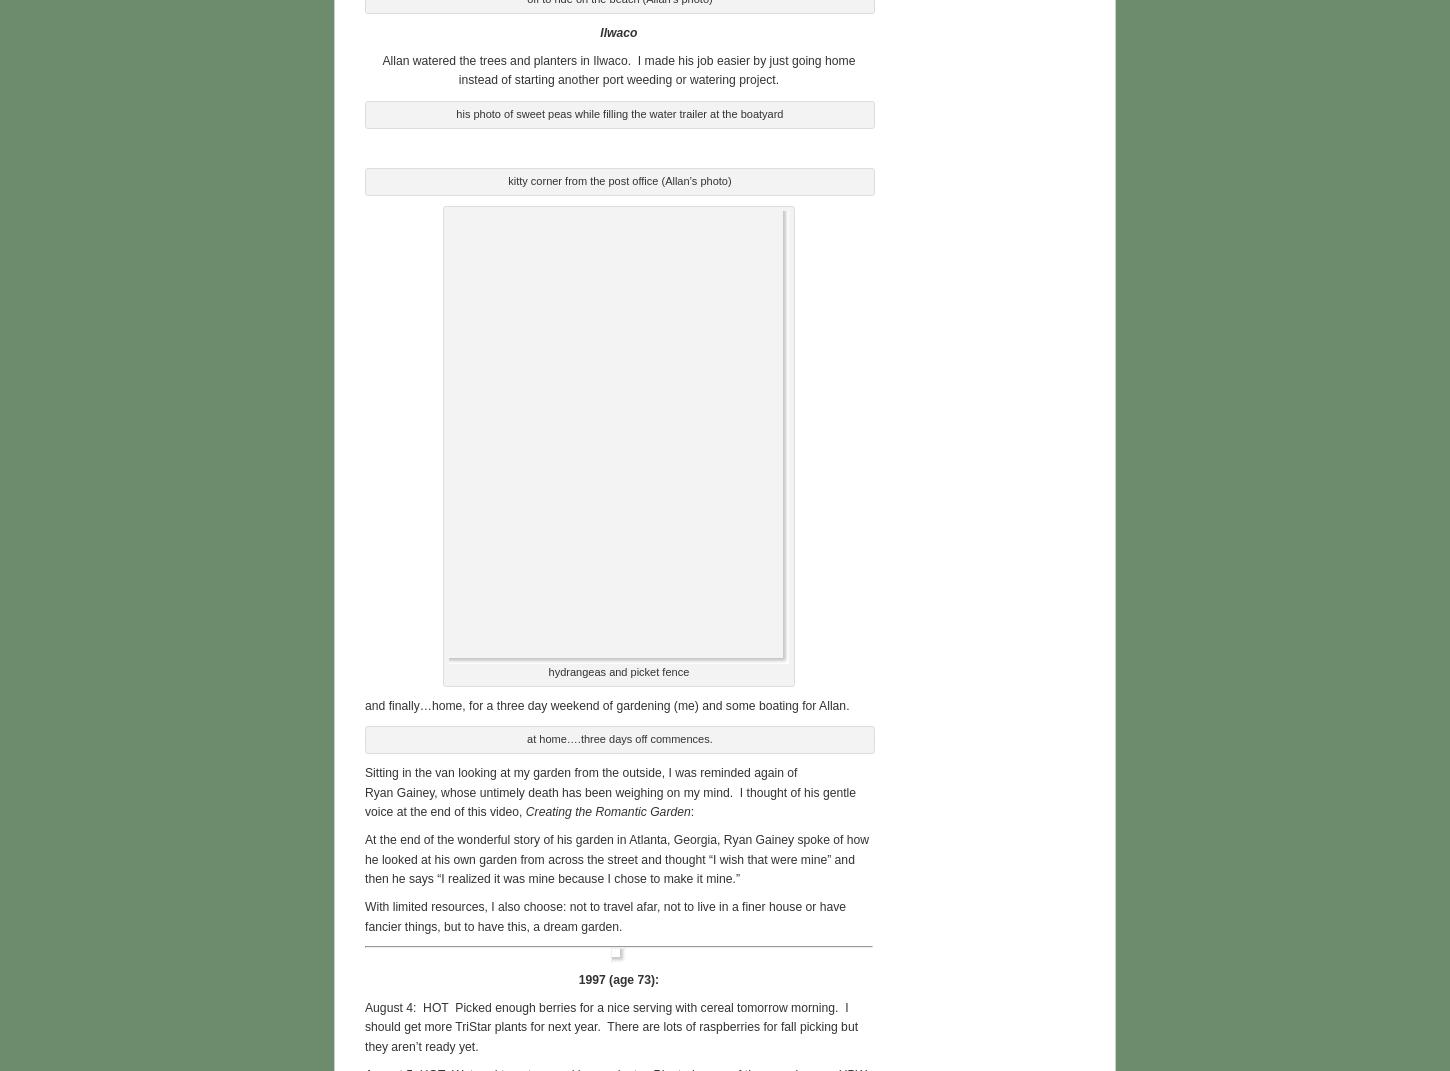 The image size is (1450, 1071). What do you see at coordinates (618, 177) in the screenshot?
I see `'kitty corner from the post office (Allan’s photo)'` at bounding box center [618, 177].